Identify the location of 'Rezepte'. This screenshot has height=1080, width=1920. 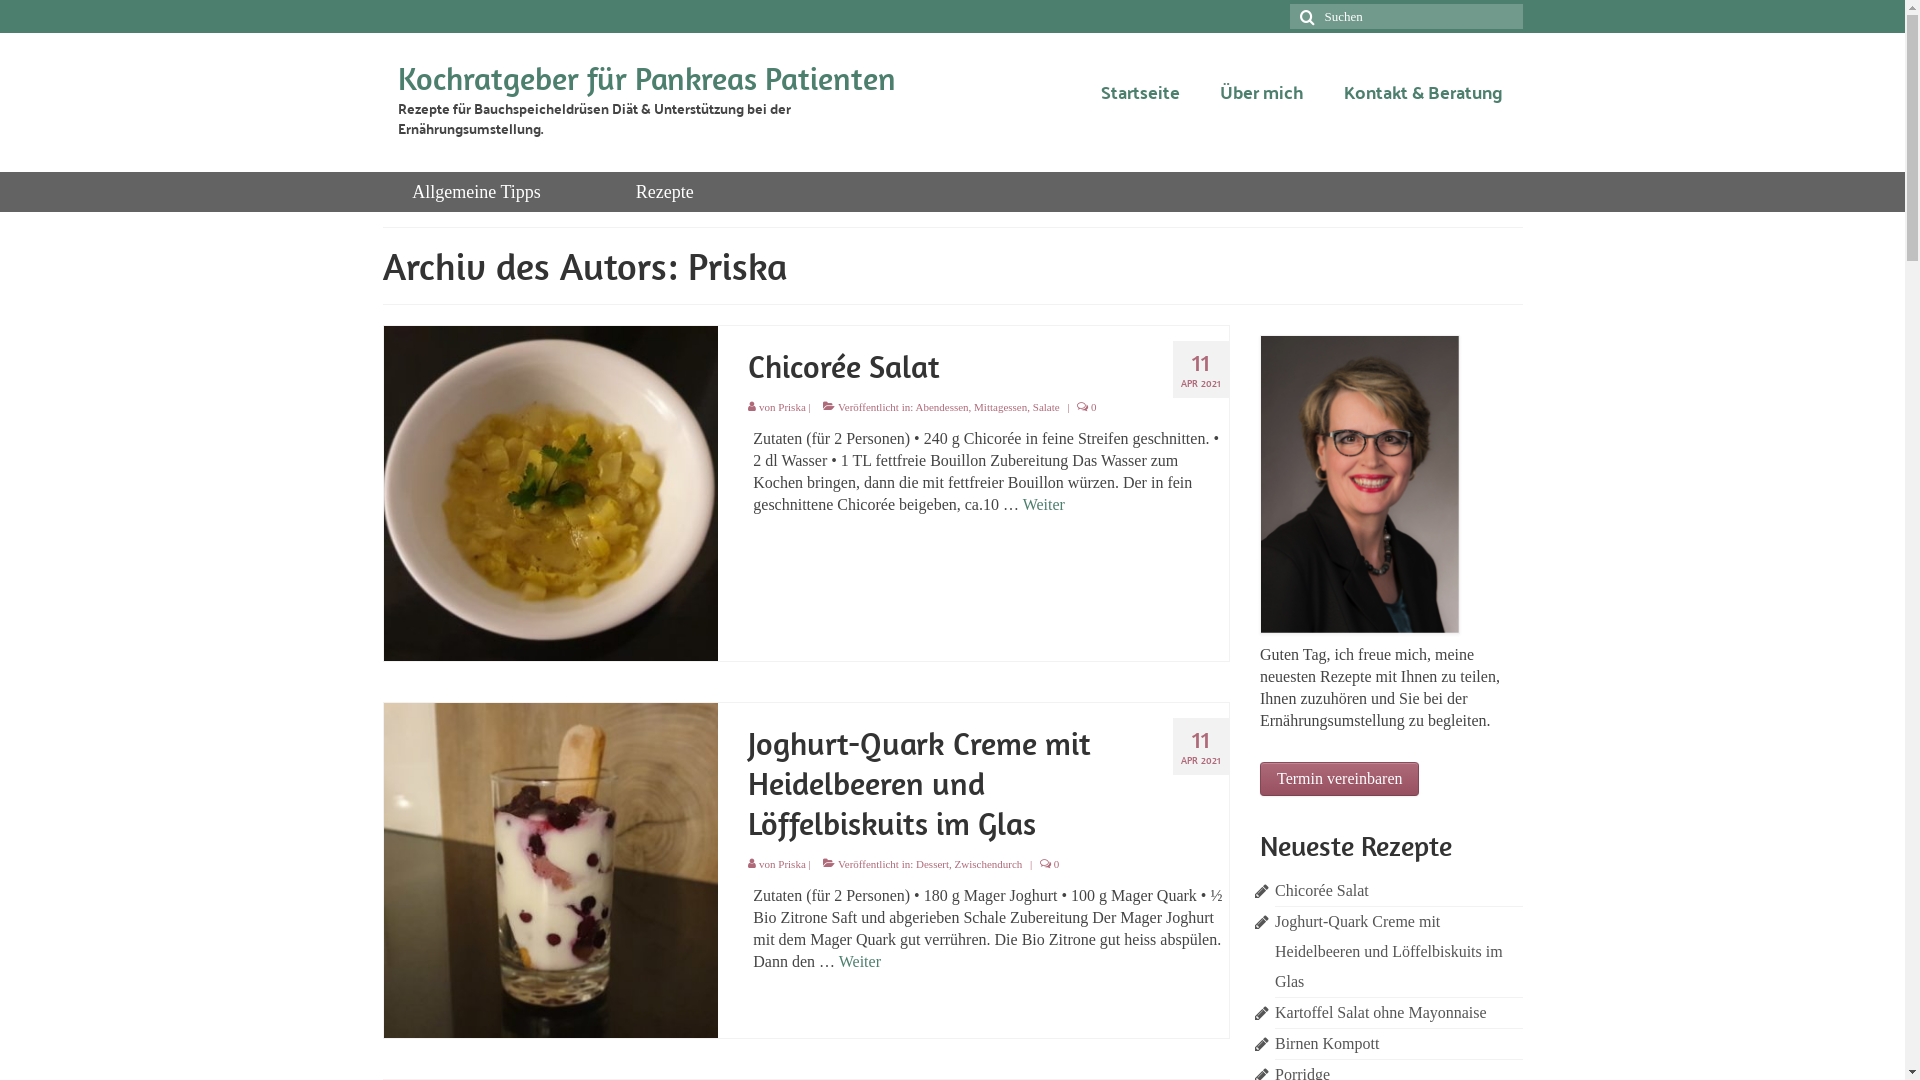
(665, 192).